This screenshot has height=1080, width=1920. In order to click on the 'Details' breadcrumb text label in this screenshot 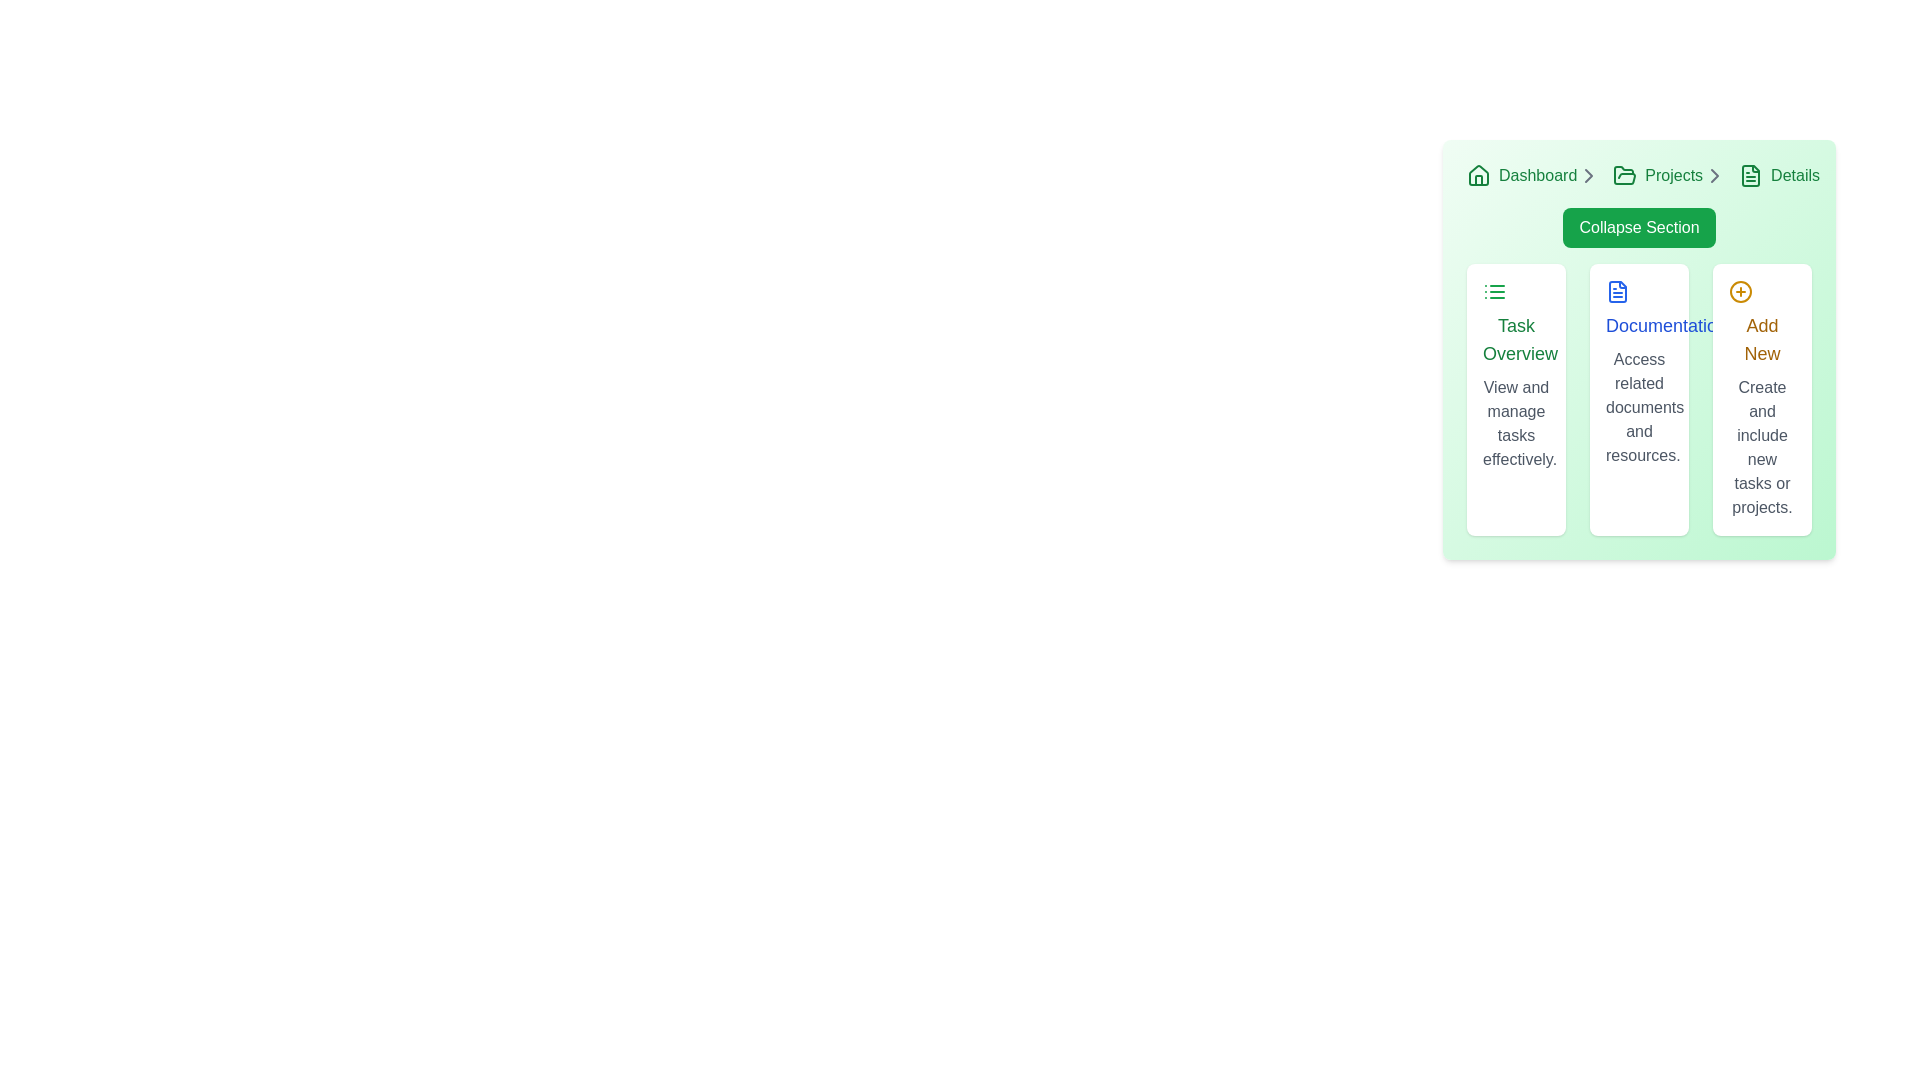, I will do `click(1795, 175)`.